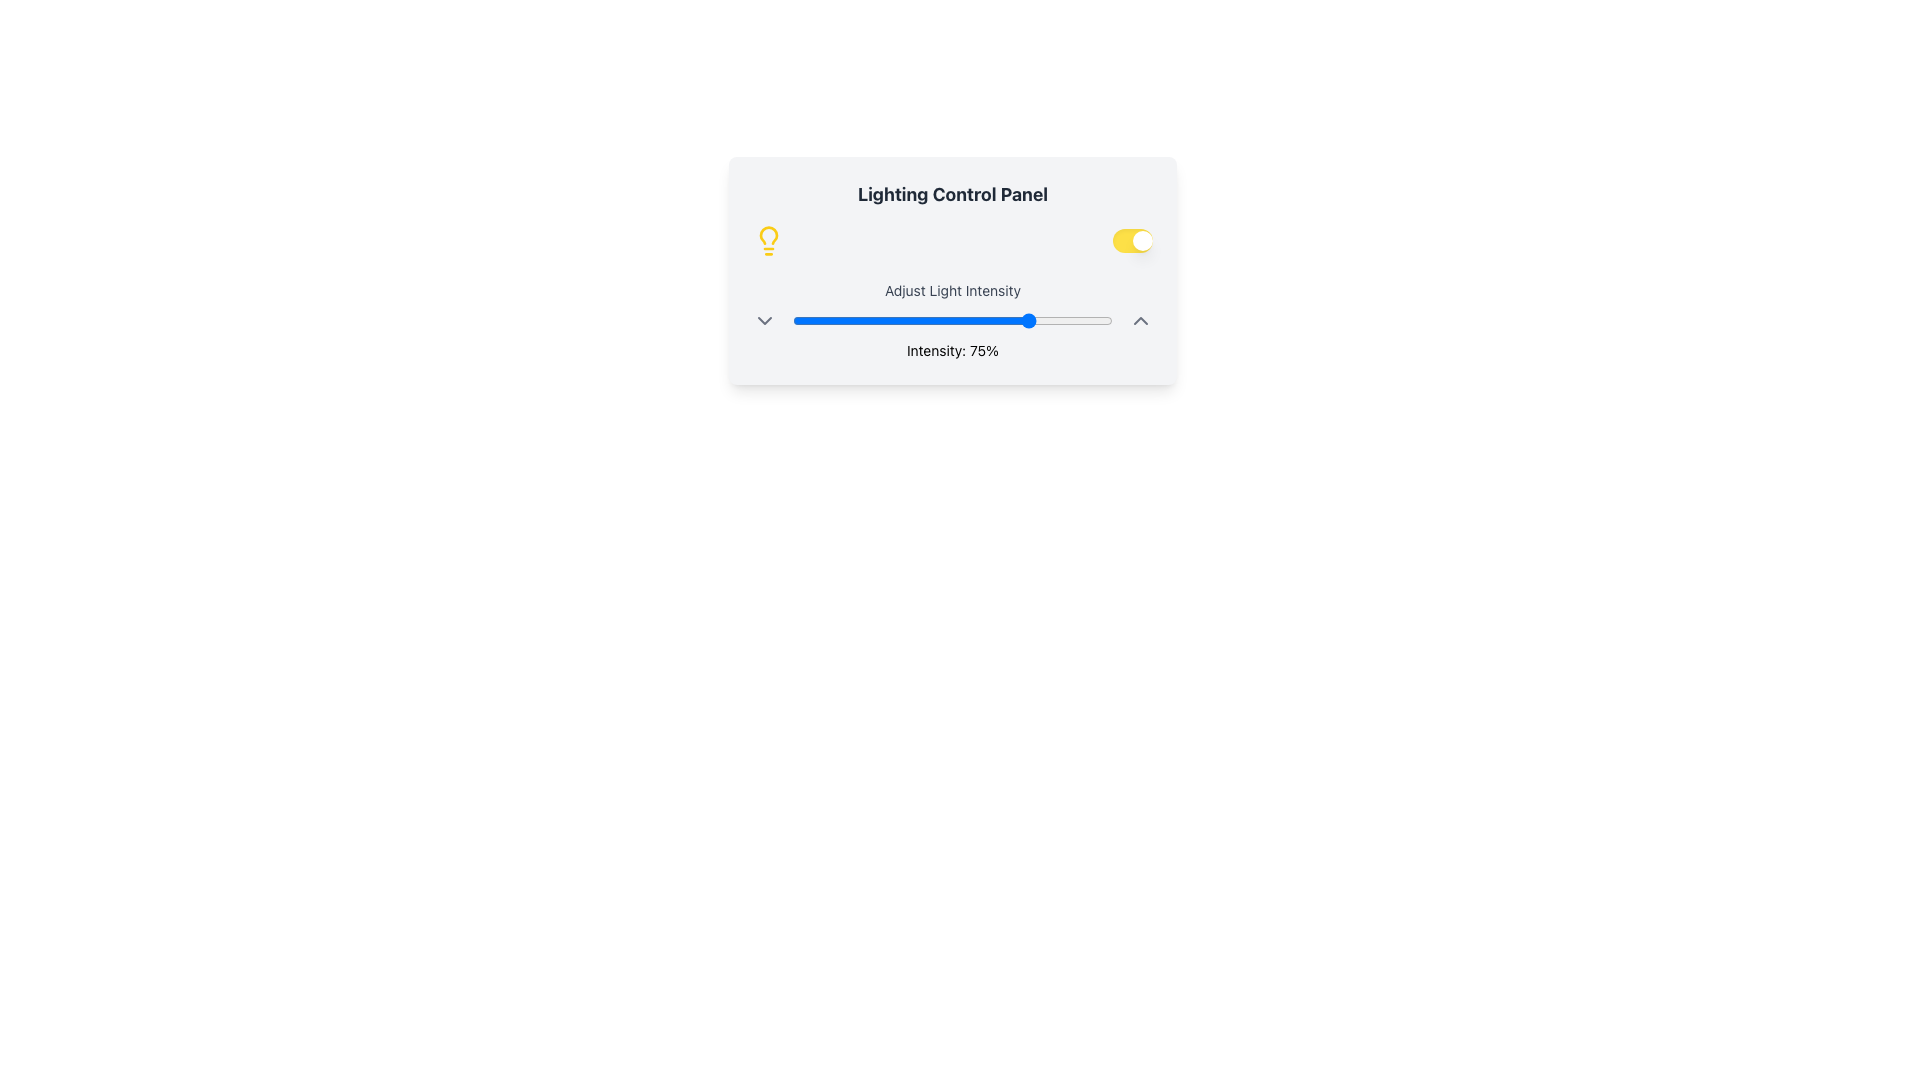 The image size is (1920, 1080). I want to click on light intensity, so click(863, 319).